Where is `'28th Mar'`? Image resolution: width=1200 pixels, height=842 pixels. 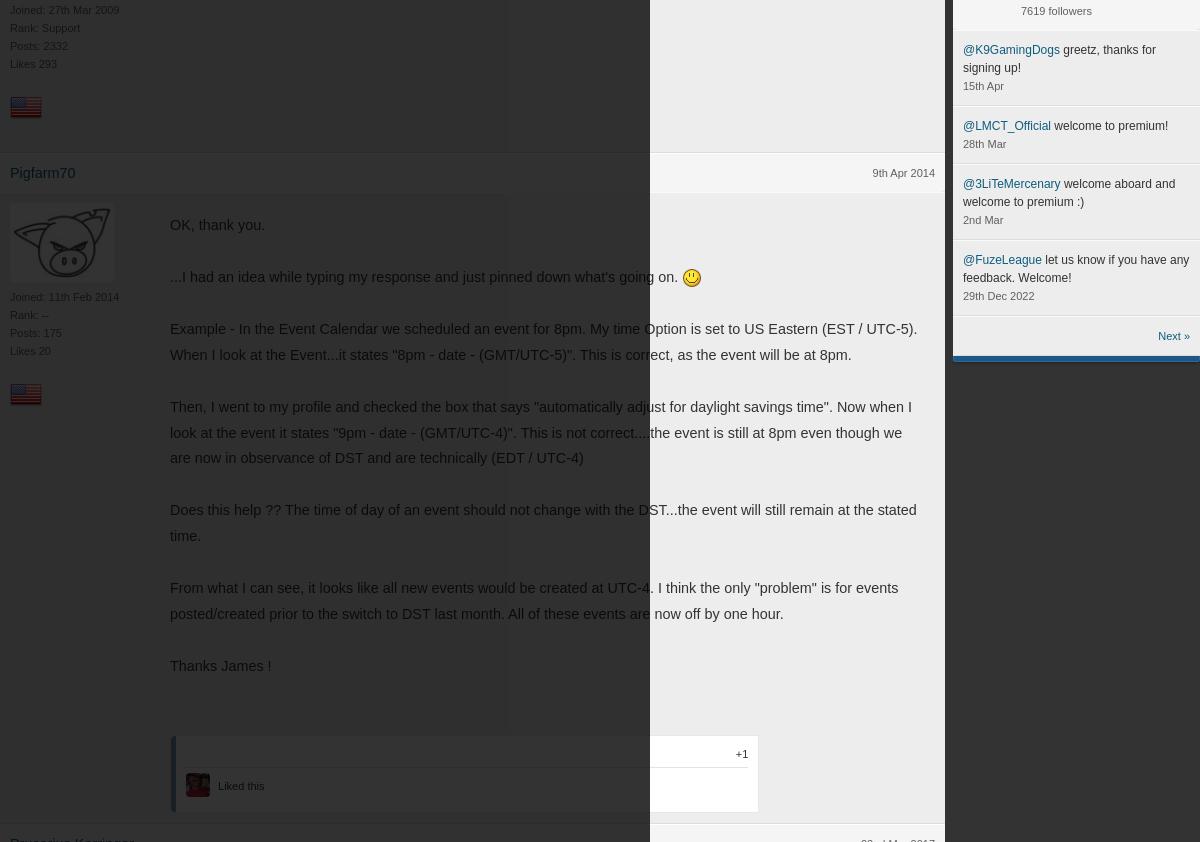 '28th Mar' is located at coordinates (984, 142).